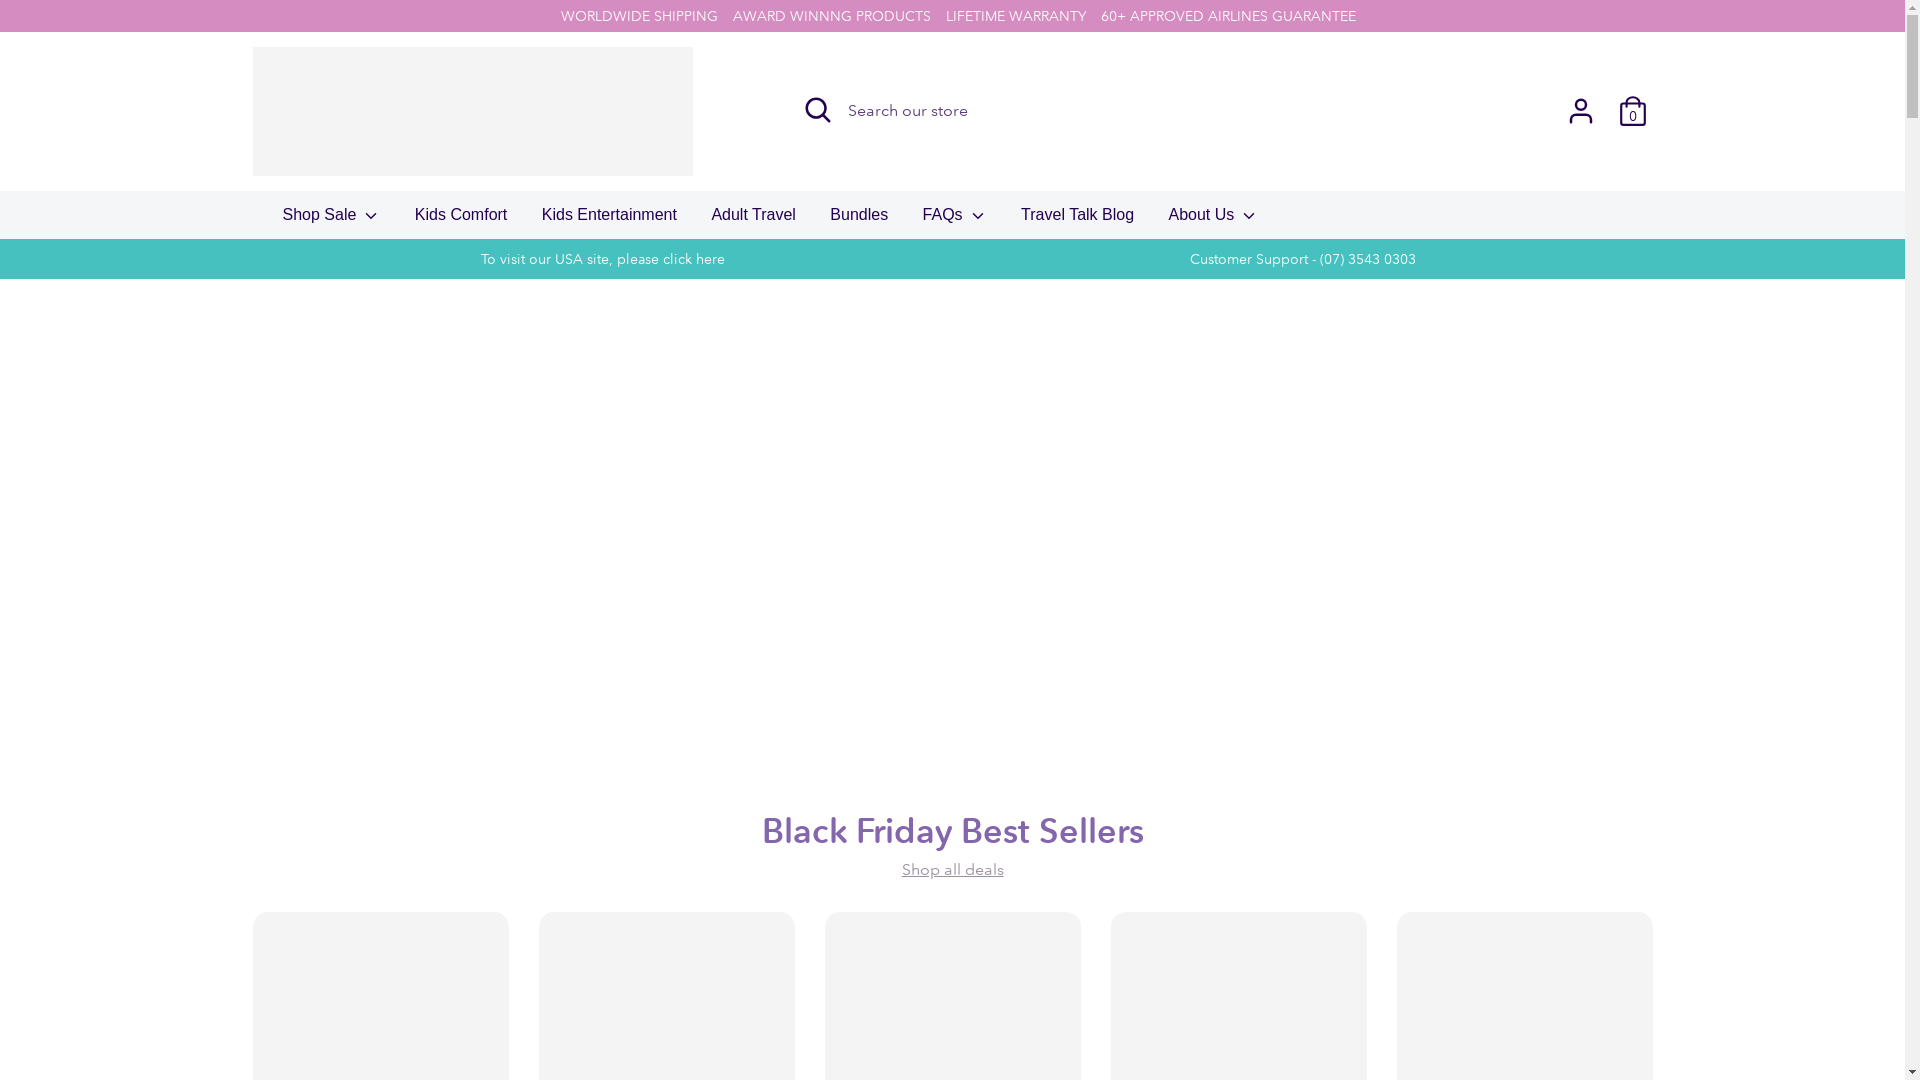  I want to click on 'Kids Comfort', so click(459, 220).